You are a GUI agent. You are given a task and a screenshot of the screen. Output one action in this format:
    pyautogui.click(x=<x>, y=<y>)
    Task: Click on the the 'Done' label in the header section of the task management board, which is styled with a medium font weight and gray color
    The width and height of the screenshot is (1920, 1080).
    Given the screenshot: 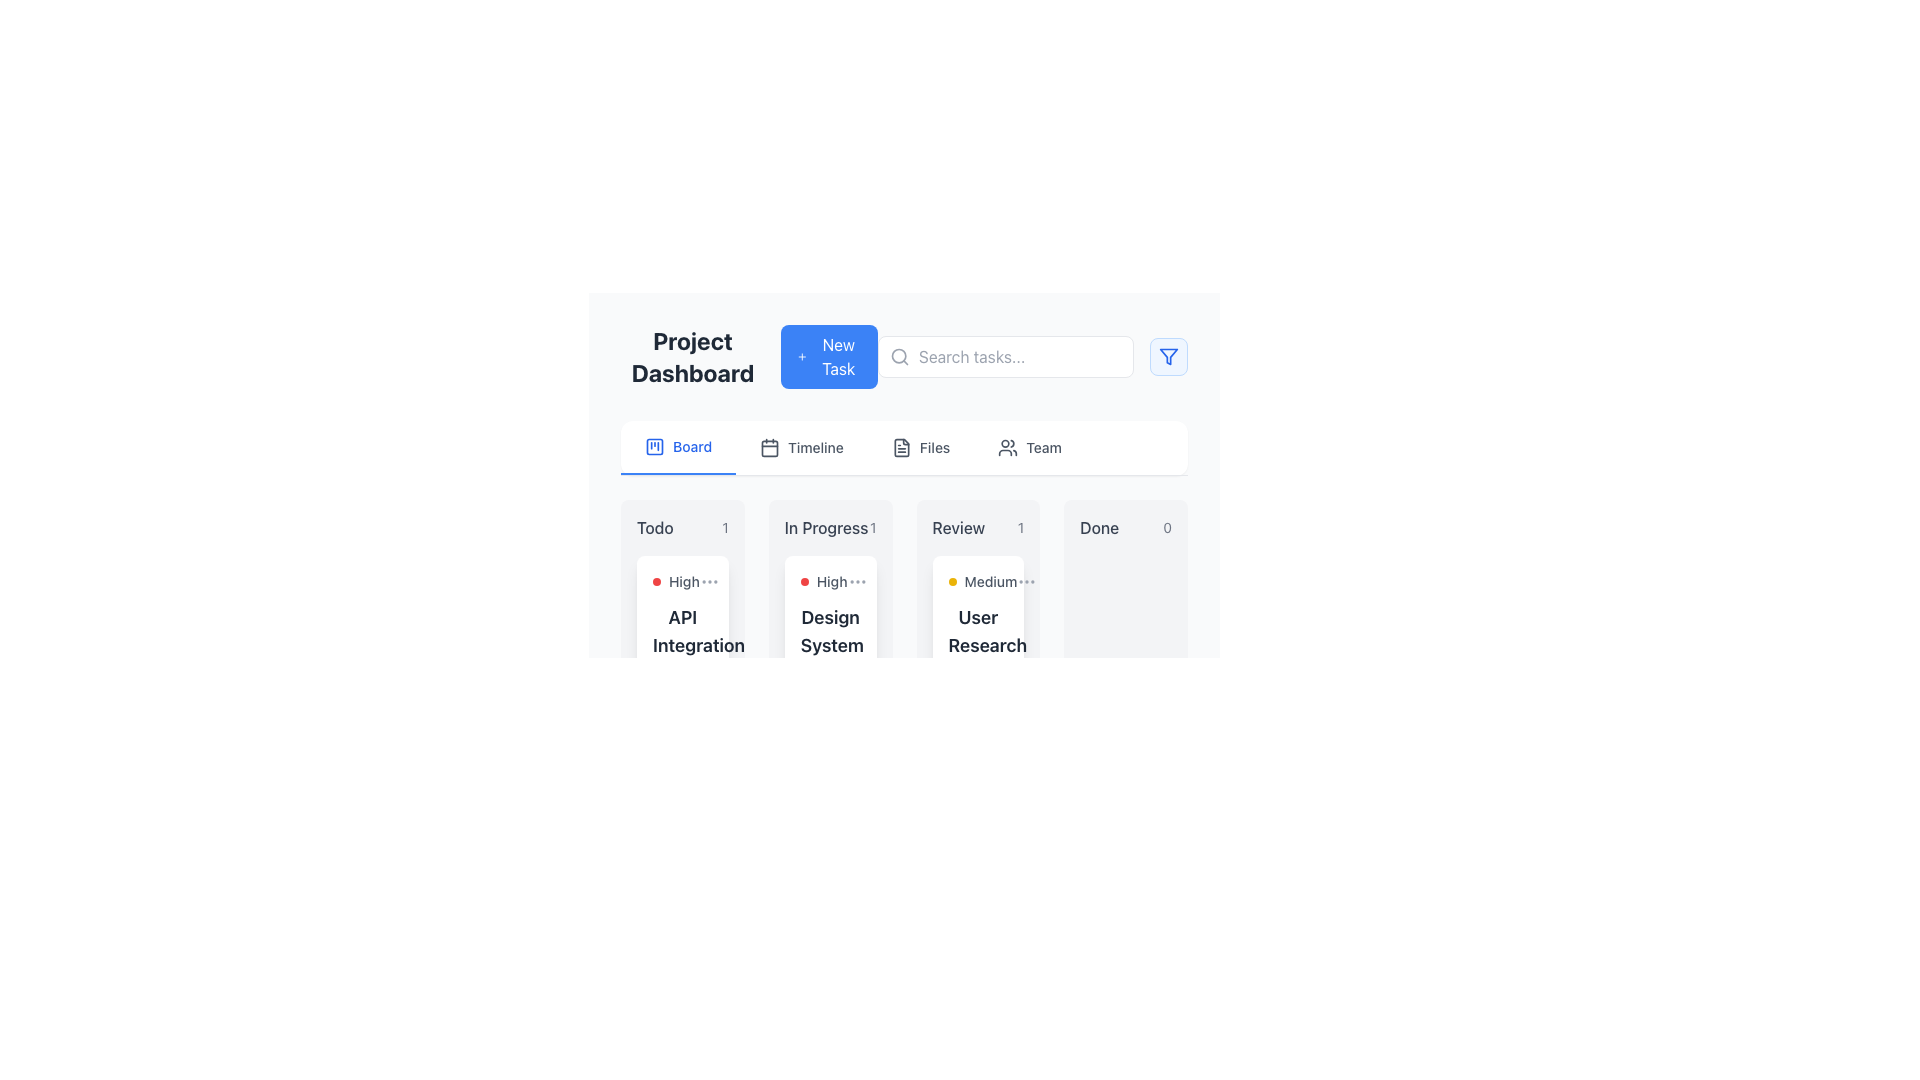 What is the action you would take?
    pyautogui.click(x=1098, y=527)
    